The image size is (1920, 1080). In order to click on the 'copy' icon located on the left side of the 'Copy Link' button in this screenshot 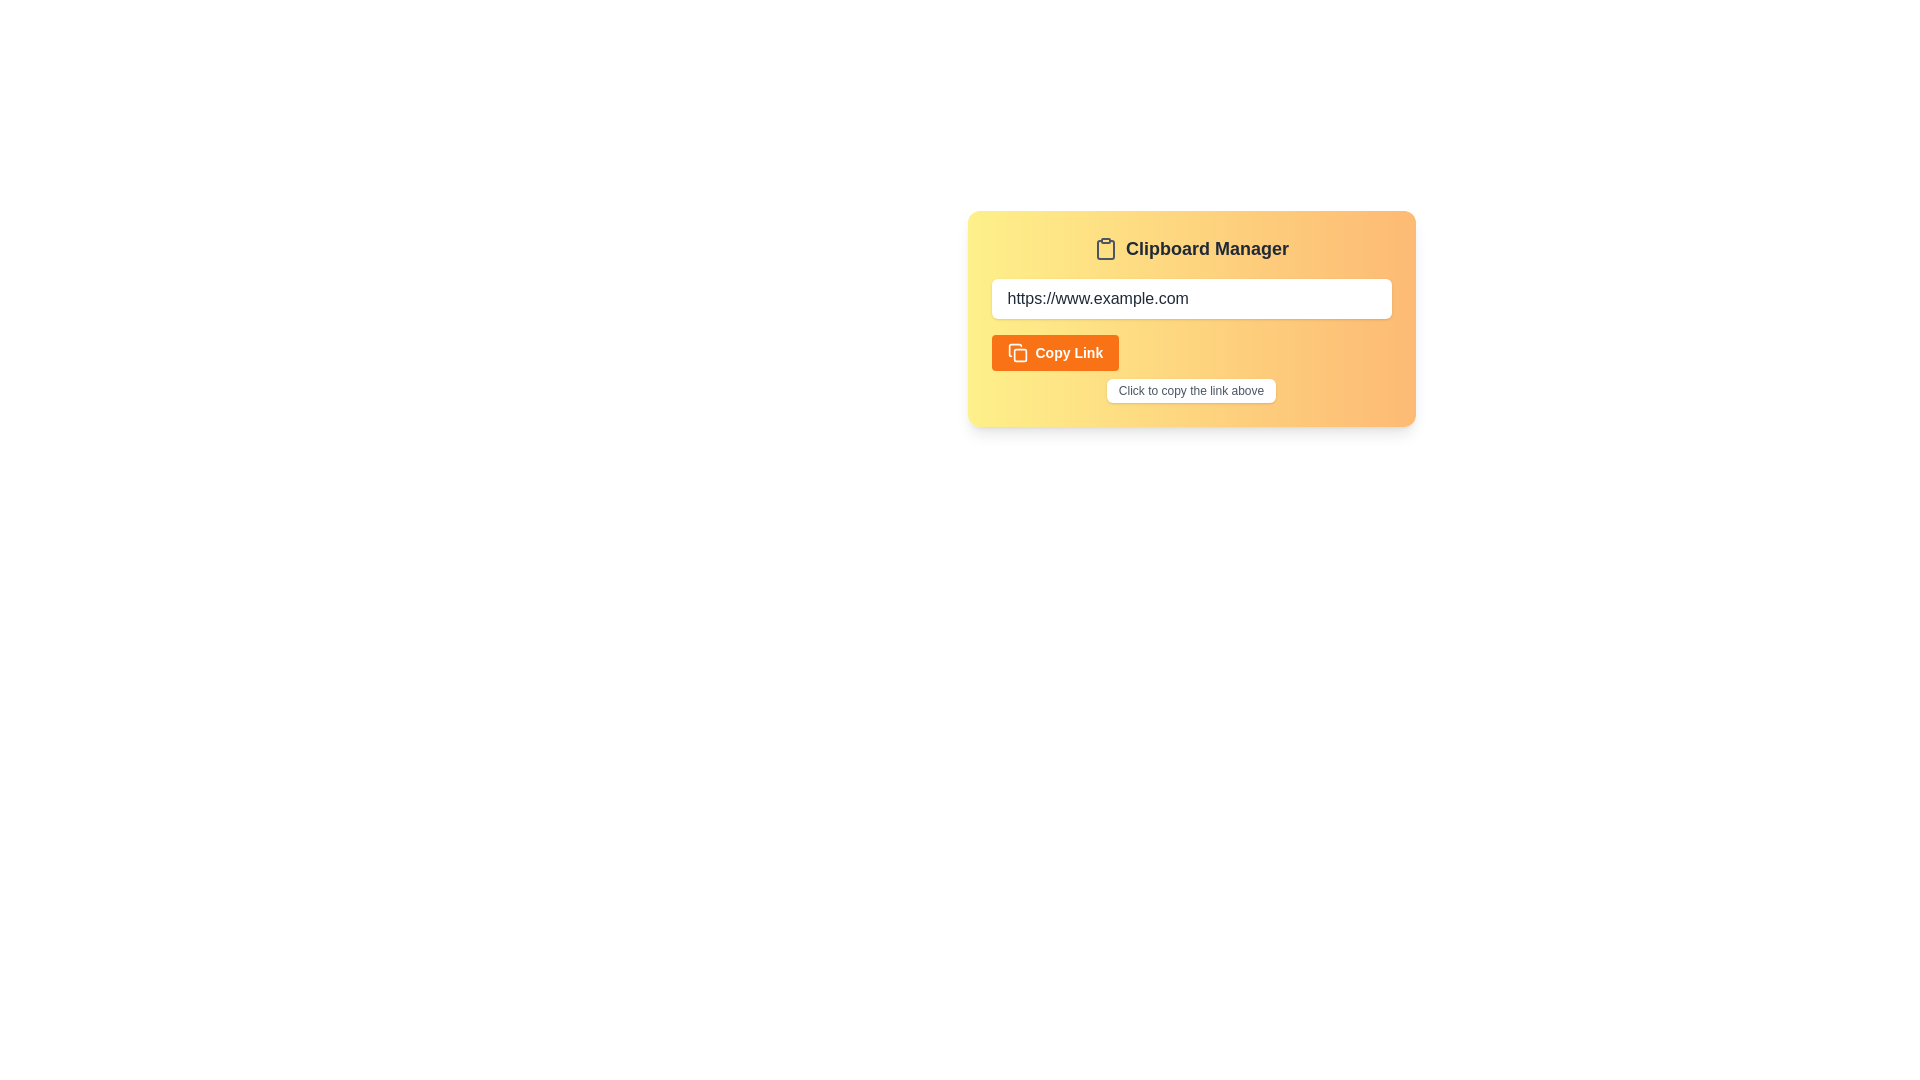, I will do `click(1017, 352)`.